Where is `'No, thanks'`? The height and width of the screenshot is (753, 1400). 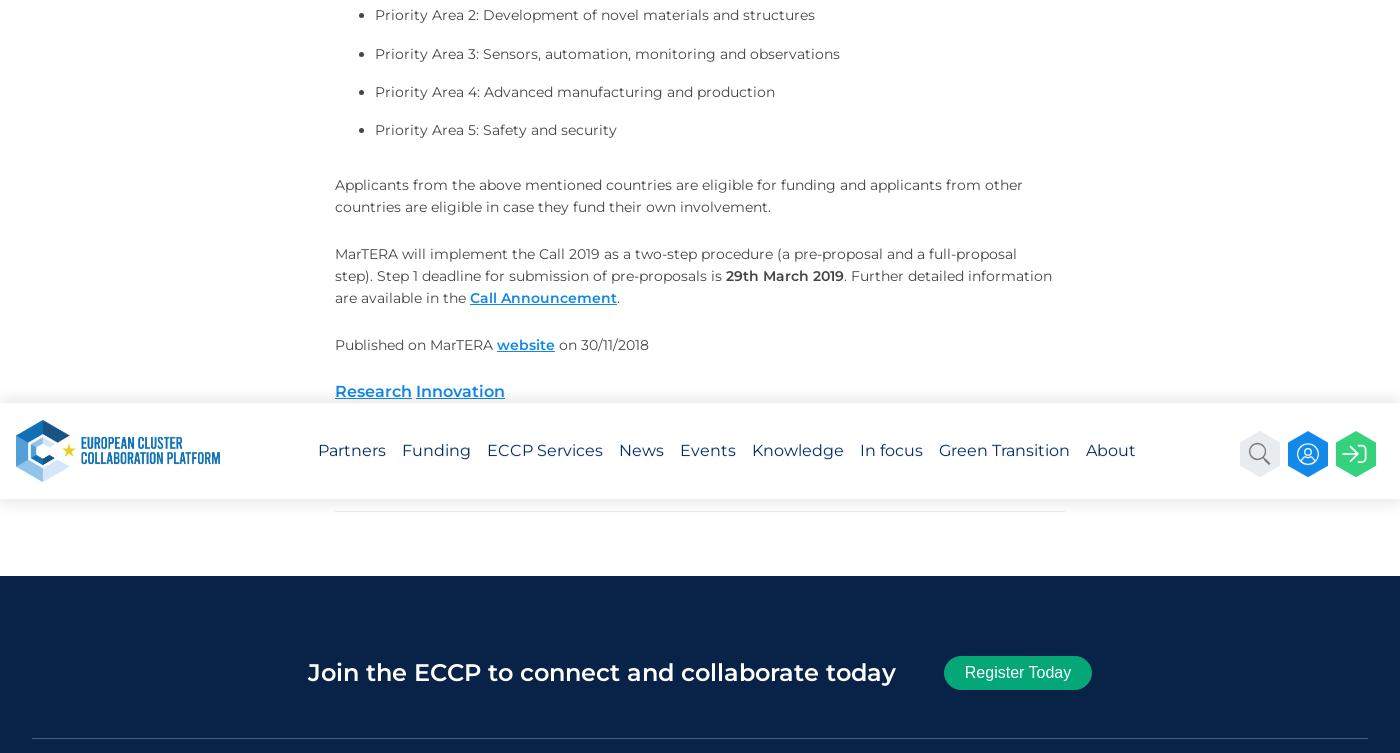
'No, thanks' is located at coordinates (1204, 205).